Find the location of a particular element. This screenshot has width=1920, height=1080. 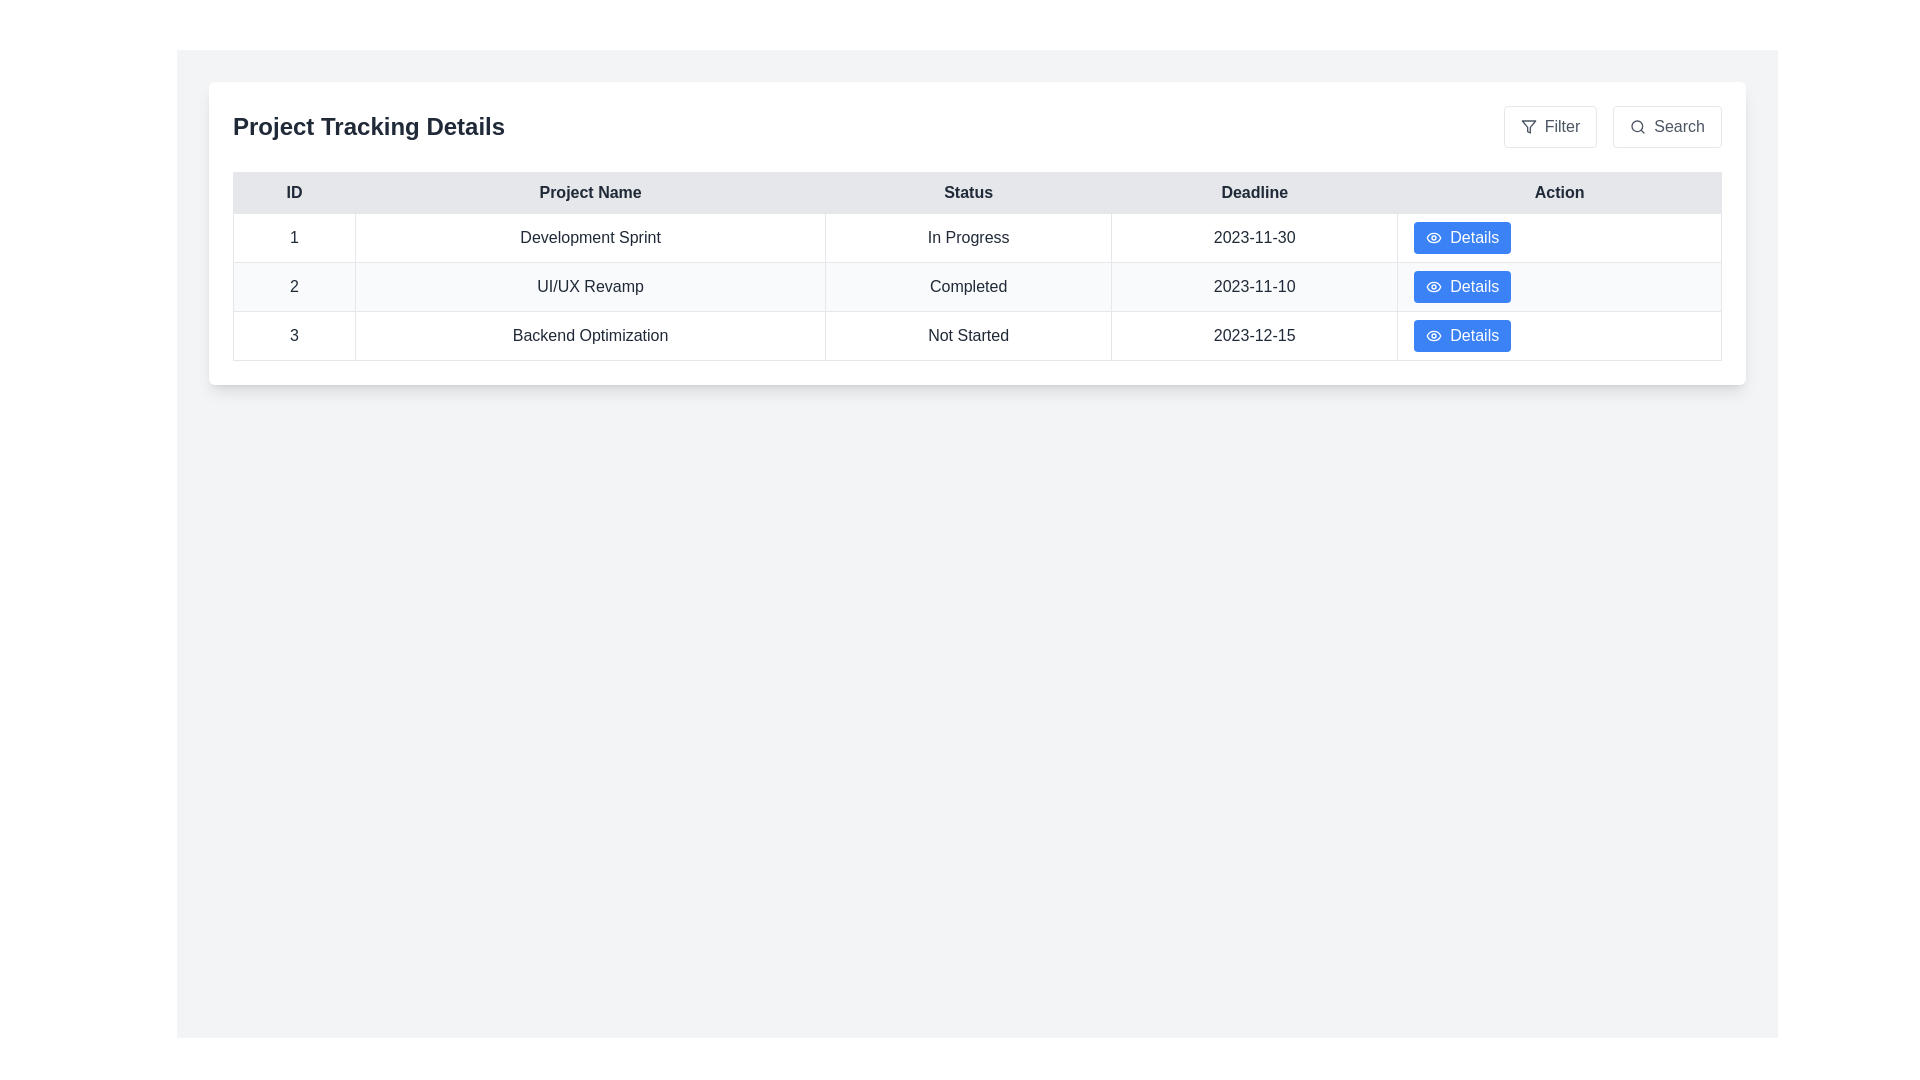

the 'Status' column header in the table, which is the third header among five headers: 'ID', 'Project Name', 'Status', 'Deadline', and 'Action' is located at coordinates (968, 192).